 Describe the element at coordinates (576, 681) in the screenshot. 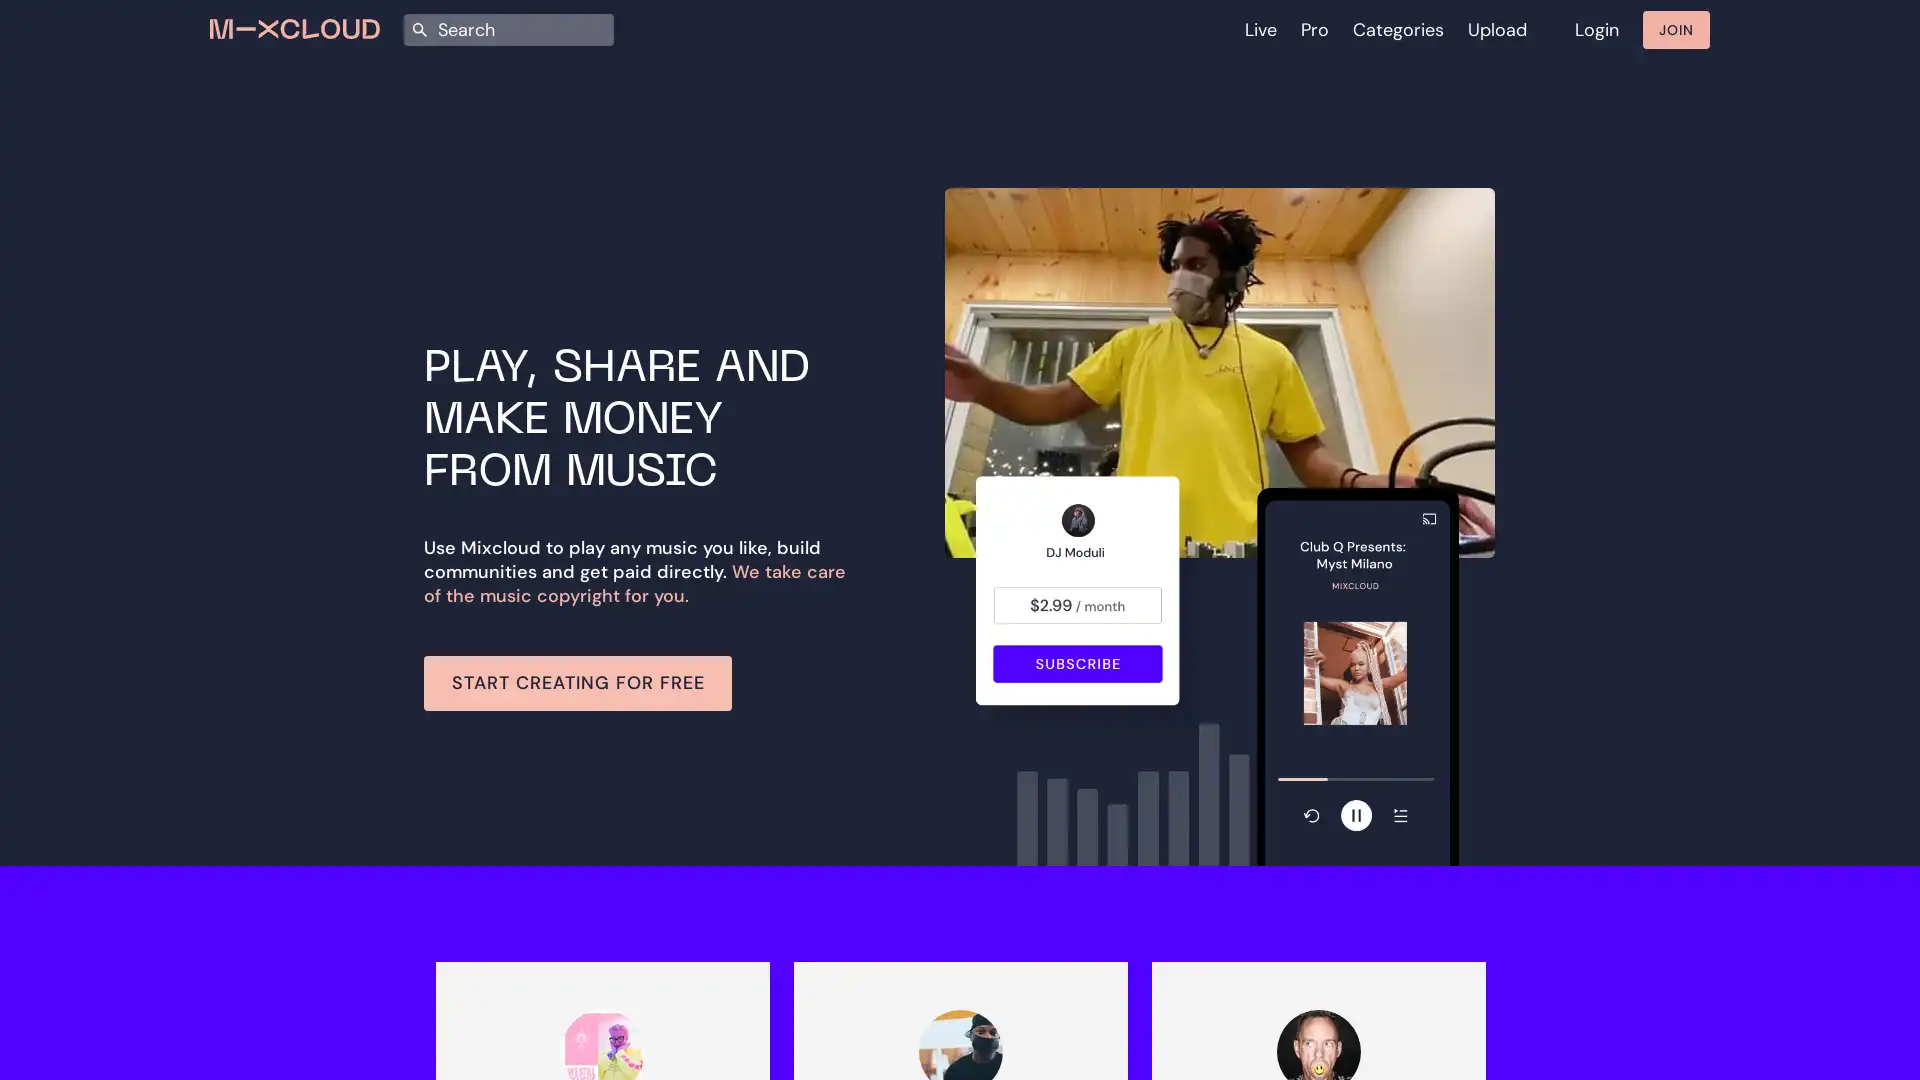

I see `START CREATING FOR FREE` at that location.